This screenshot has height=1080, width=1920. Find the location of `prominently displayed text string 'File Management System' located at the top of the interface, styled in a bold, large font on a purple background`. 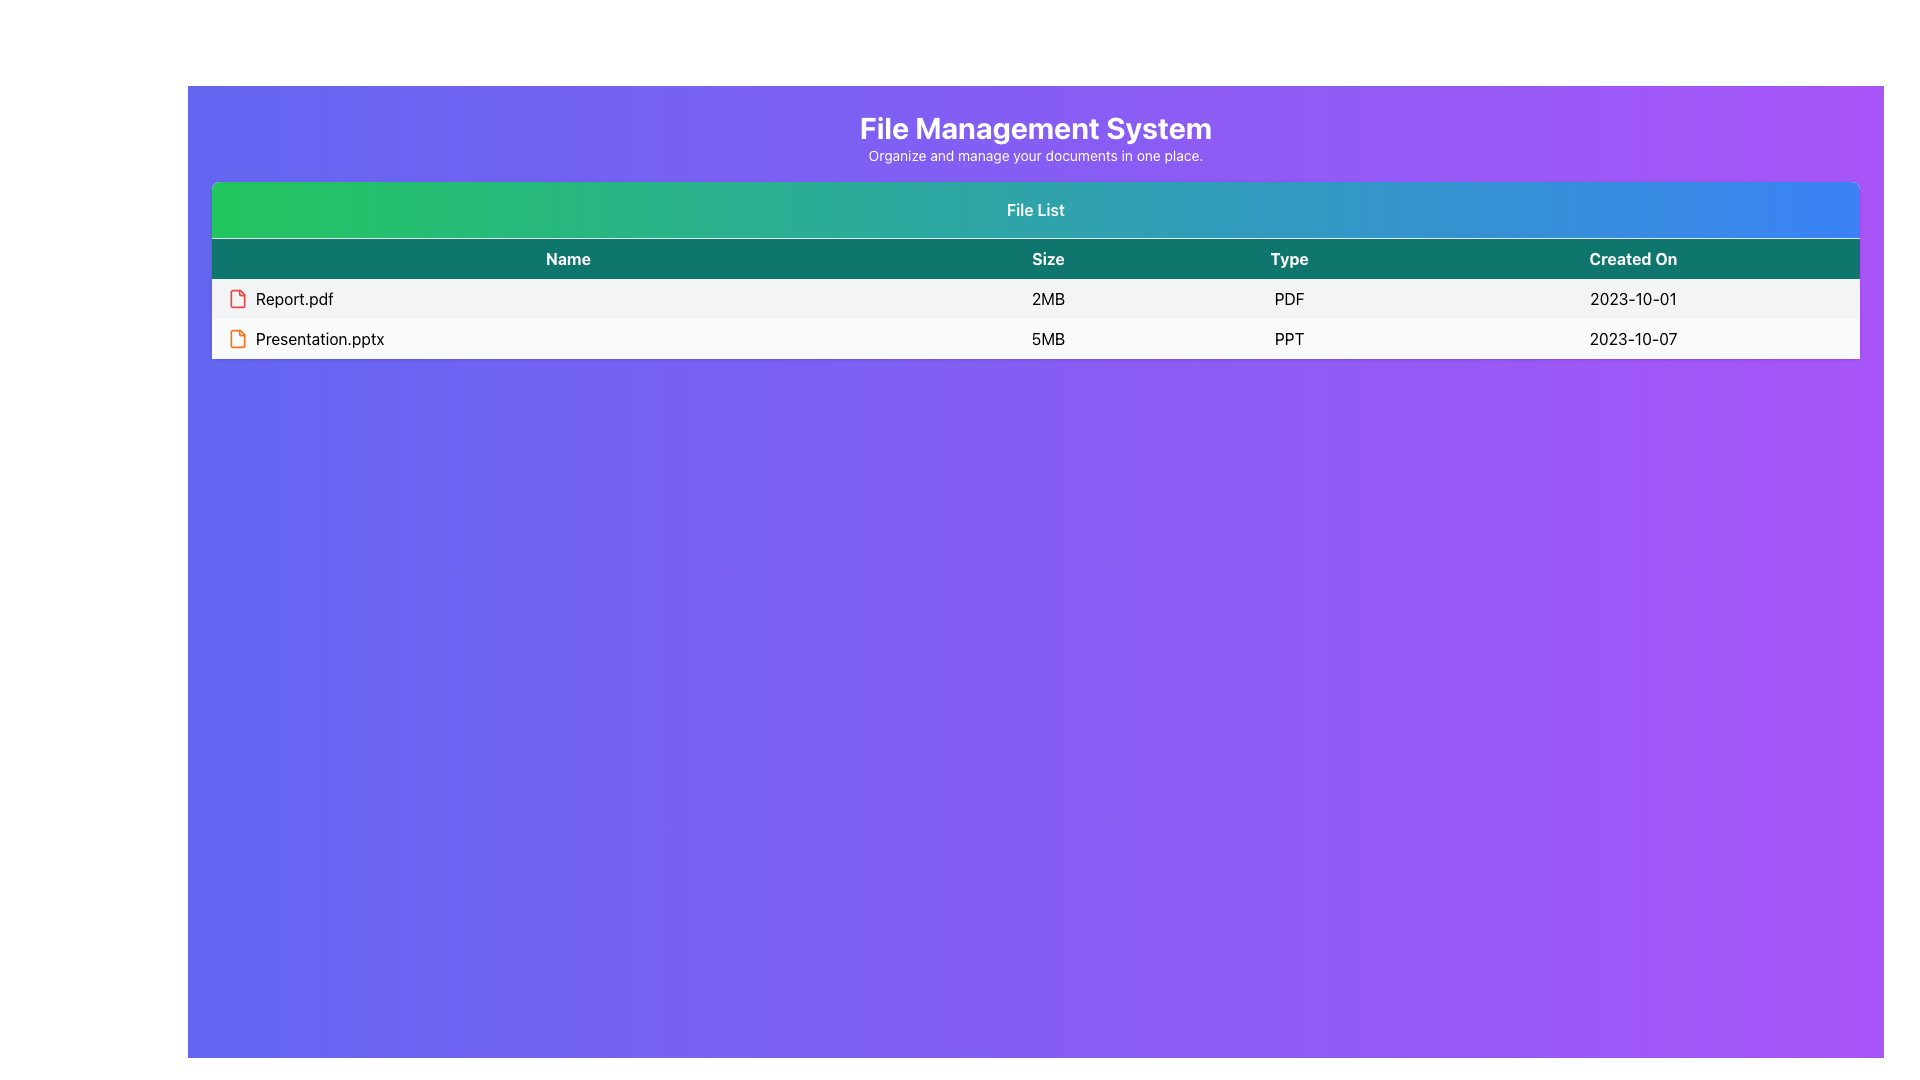

prominently displayed text string 'File Management System' located at the top of the interface, styled in a bold, large font on a purple background is located at coordinates (1036, 127).